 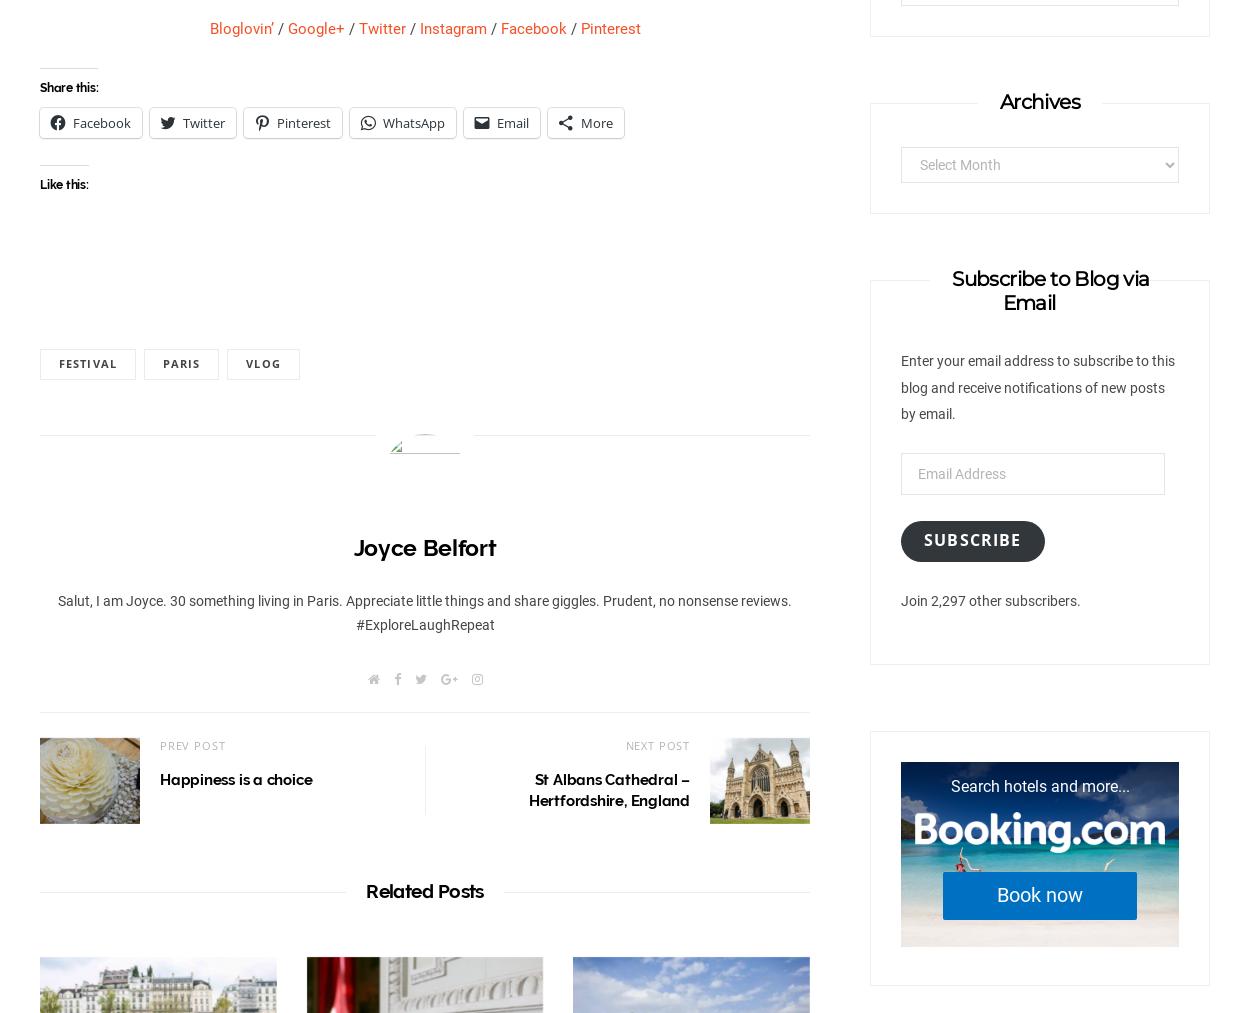 I want to click on 'Festival', so click(x=86, y=363).